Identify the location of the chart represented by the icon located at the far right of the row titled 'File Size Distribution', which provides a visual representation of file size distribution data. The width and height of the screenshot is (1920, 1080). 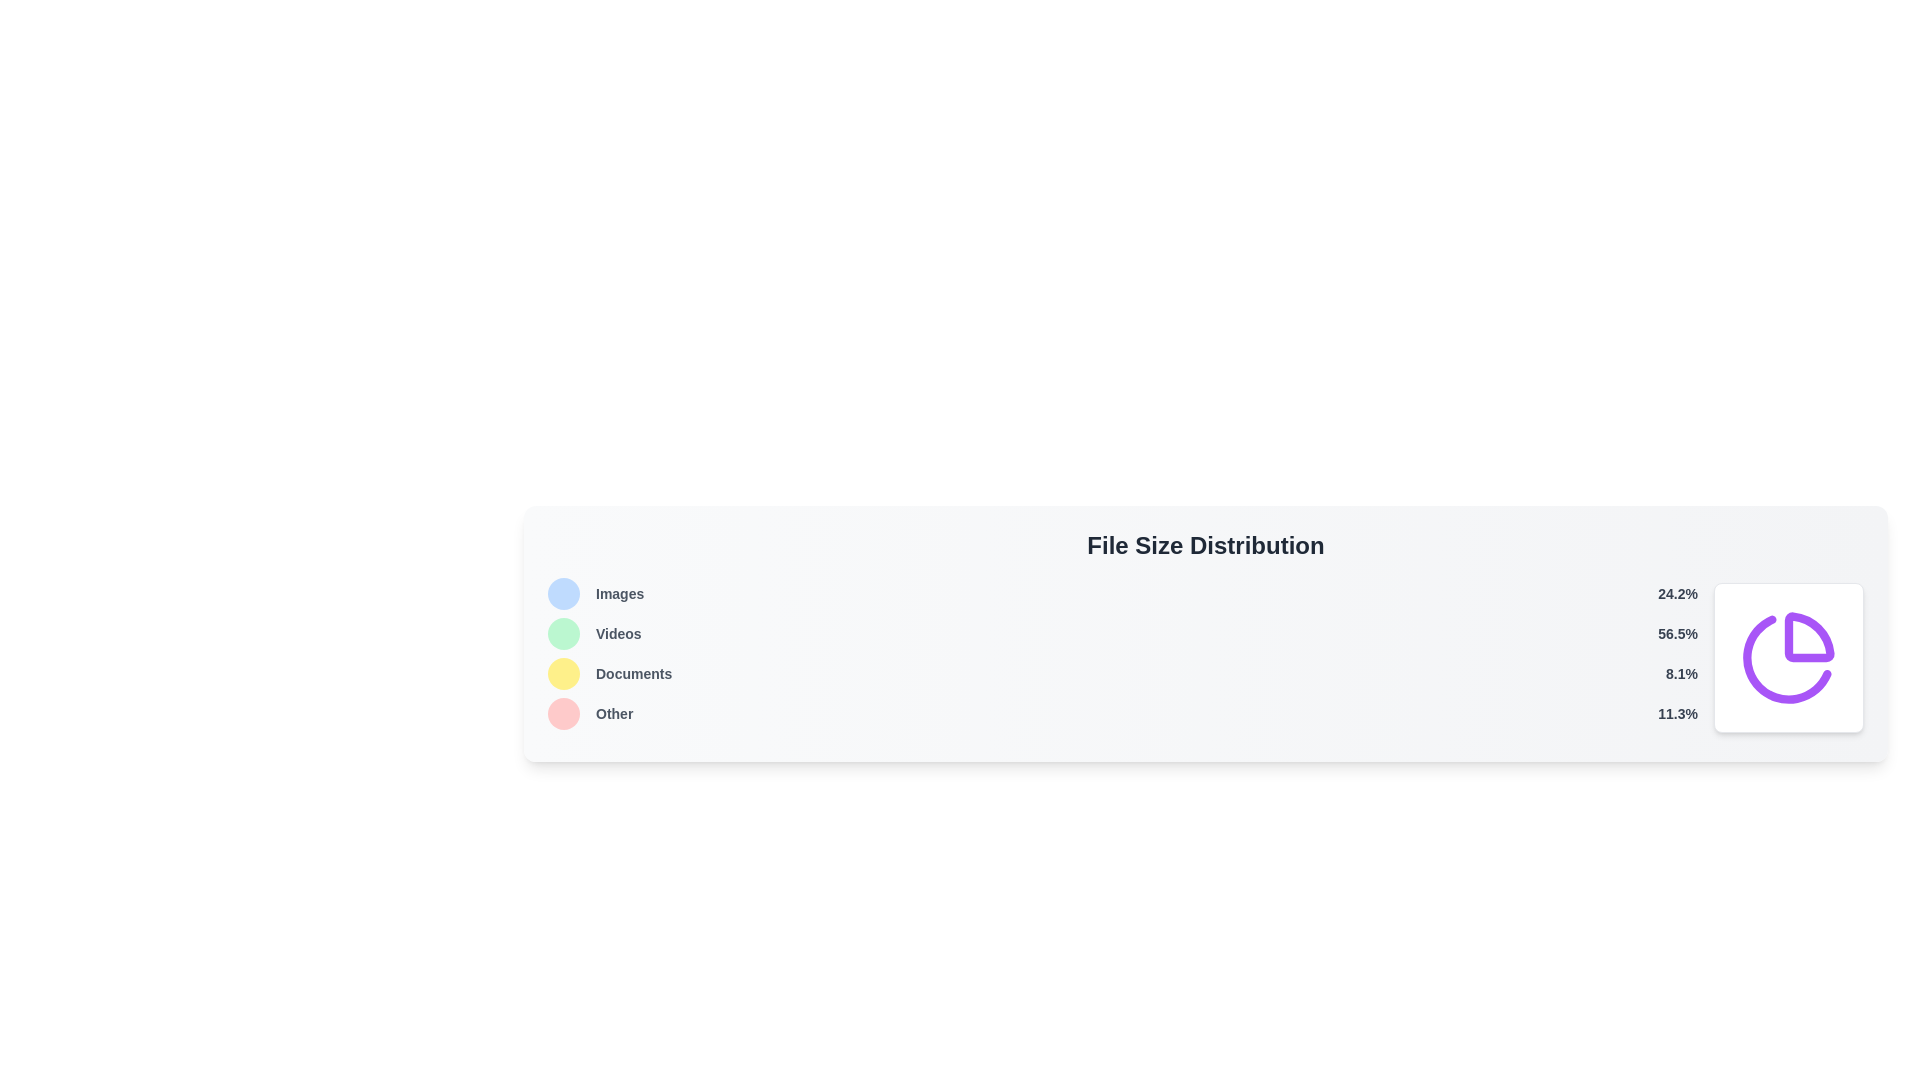
(1789, 658).